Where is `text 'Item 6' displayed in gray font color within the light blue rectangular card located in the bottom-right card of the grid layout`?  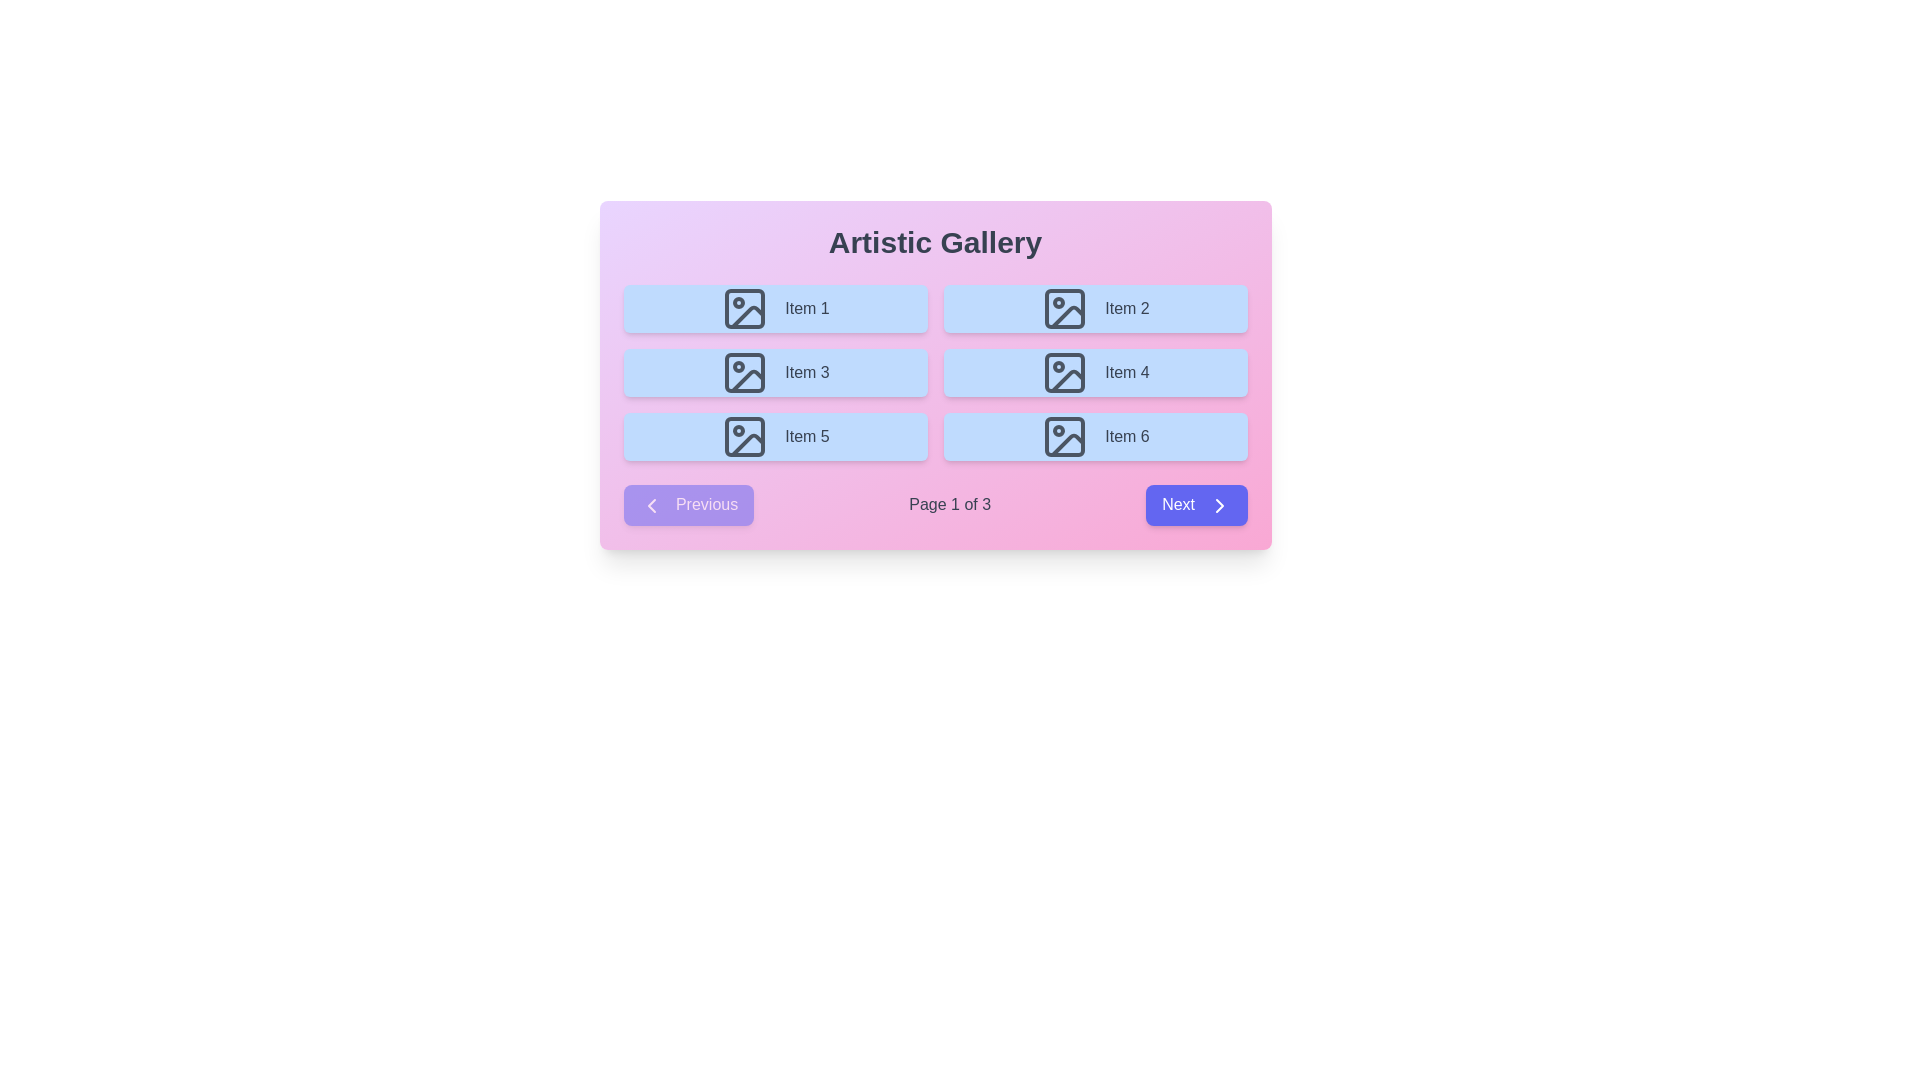 text 'Item 6' displayed in gray font color within the light blue rectangular card located in the bottom-right card of the grid layout is located at coordinates (1127, 435).